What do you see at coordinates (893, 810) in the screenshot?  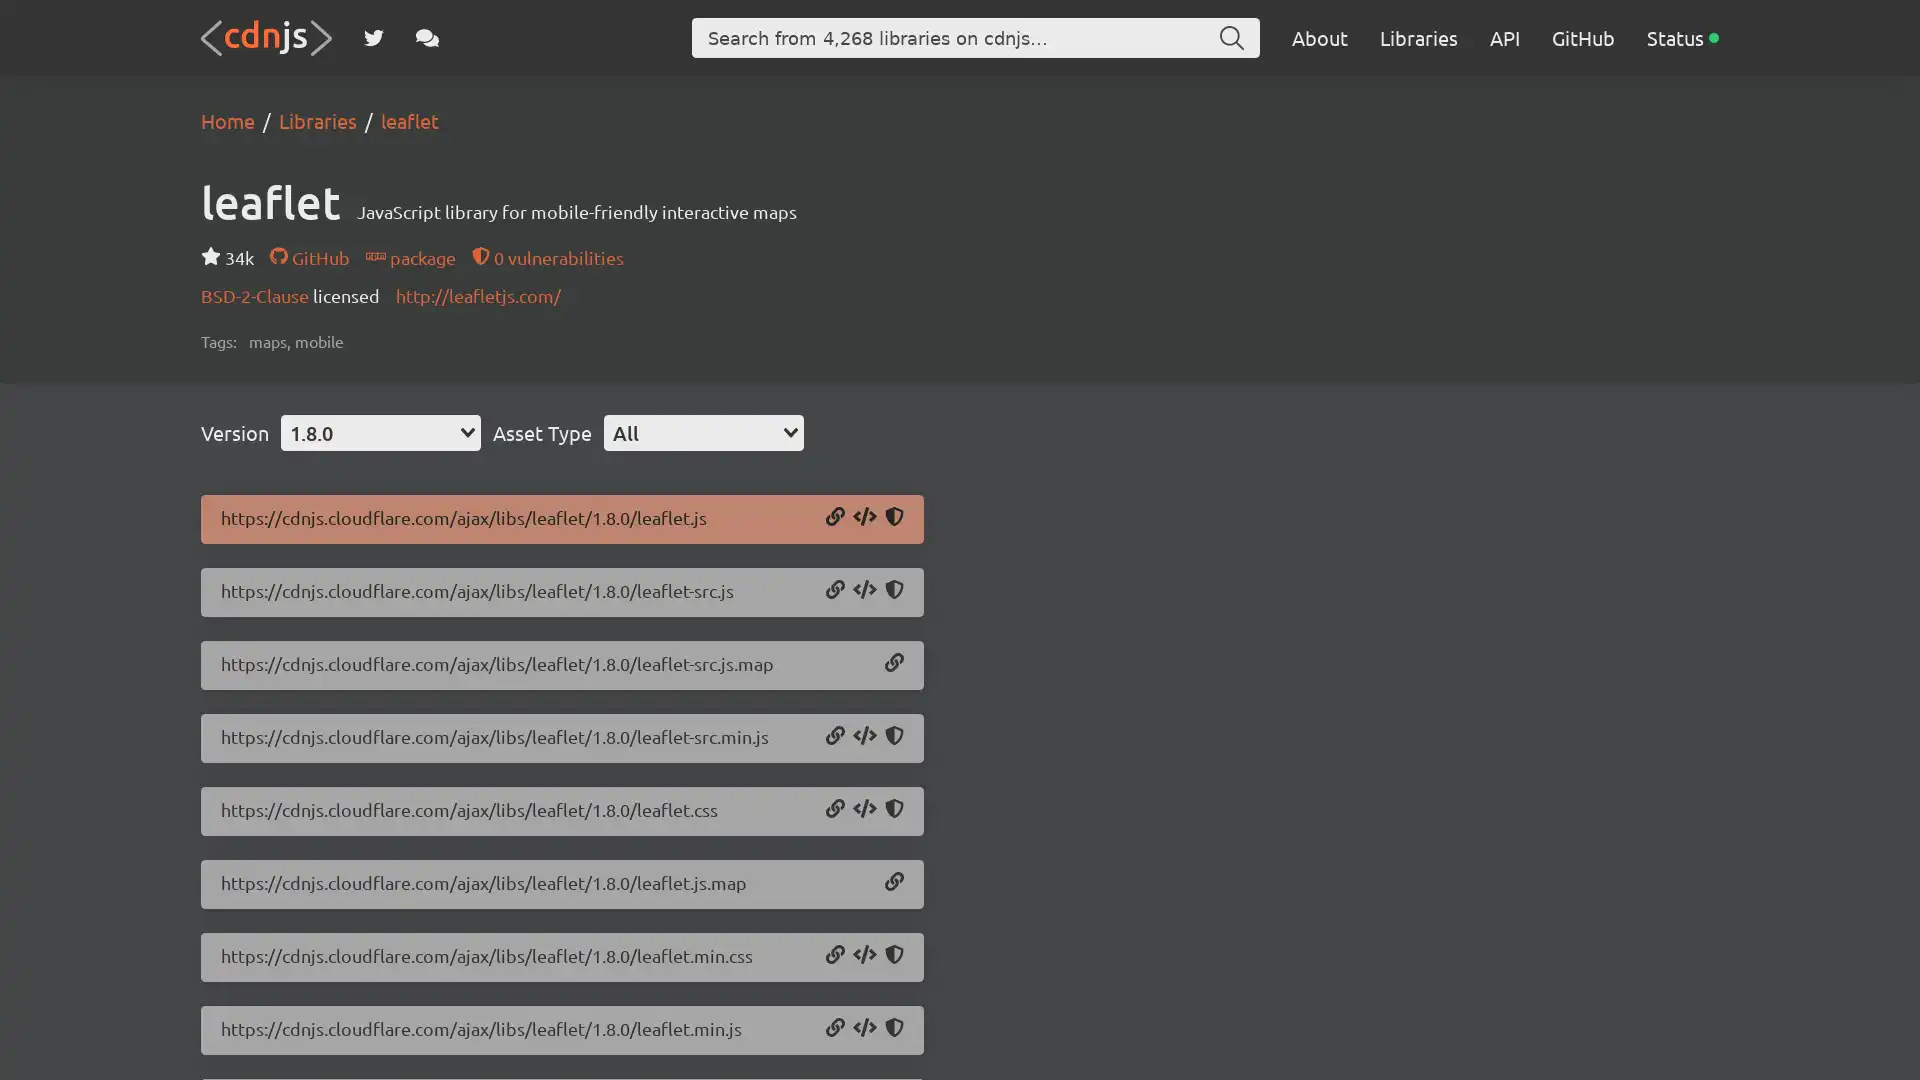 I see `Copy SRI Hash` at bounding box center [893, 810].